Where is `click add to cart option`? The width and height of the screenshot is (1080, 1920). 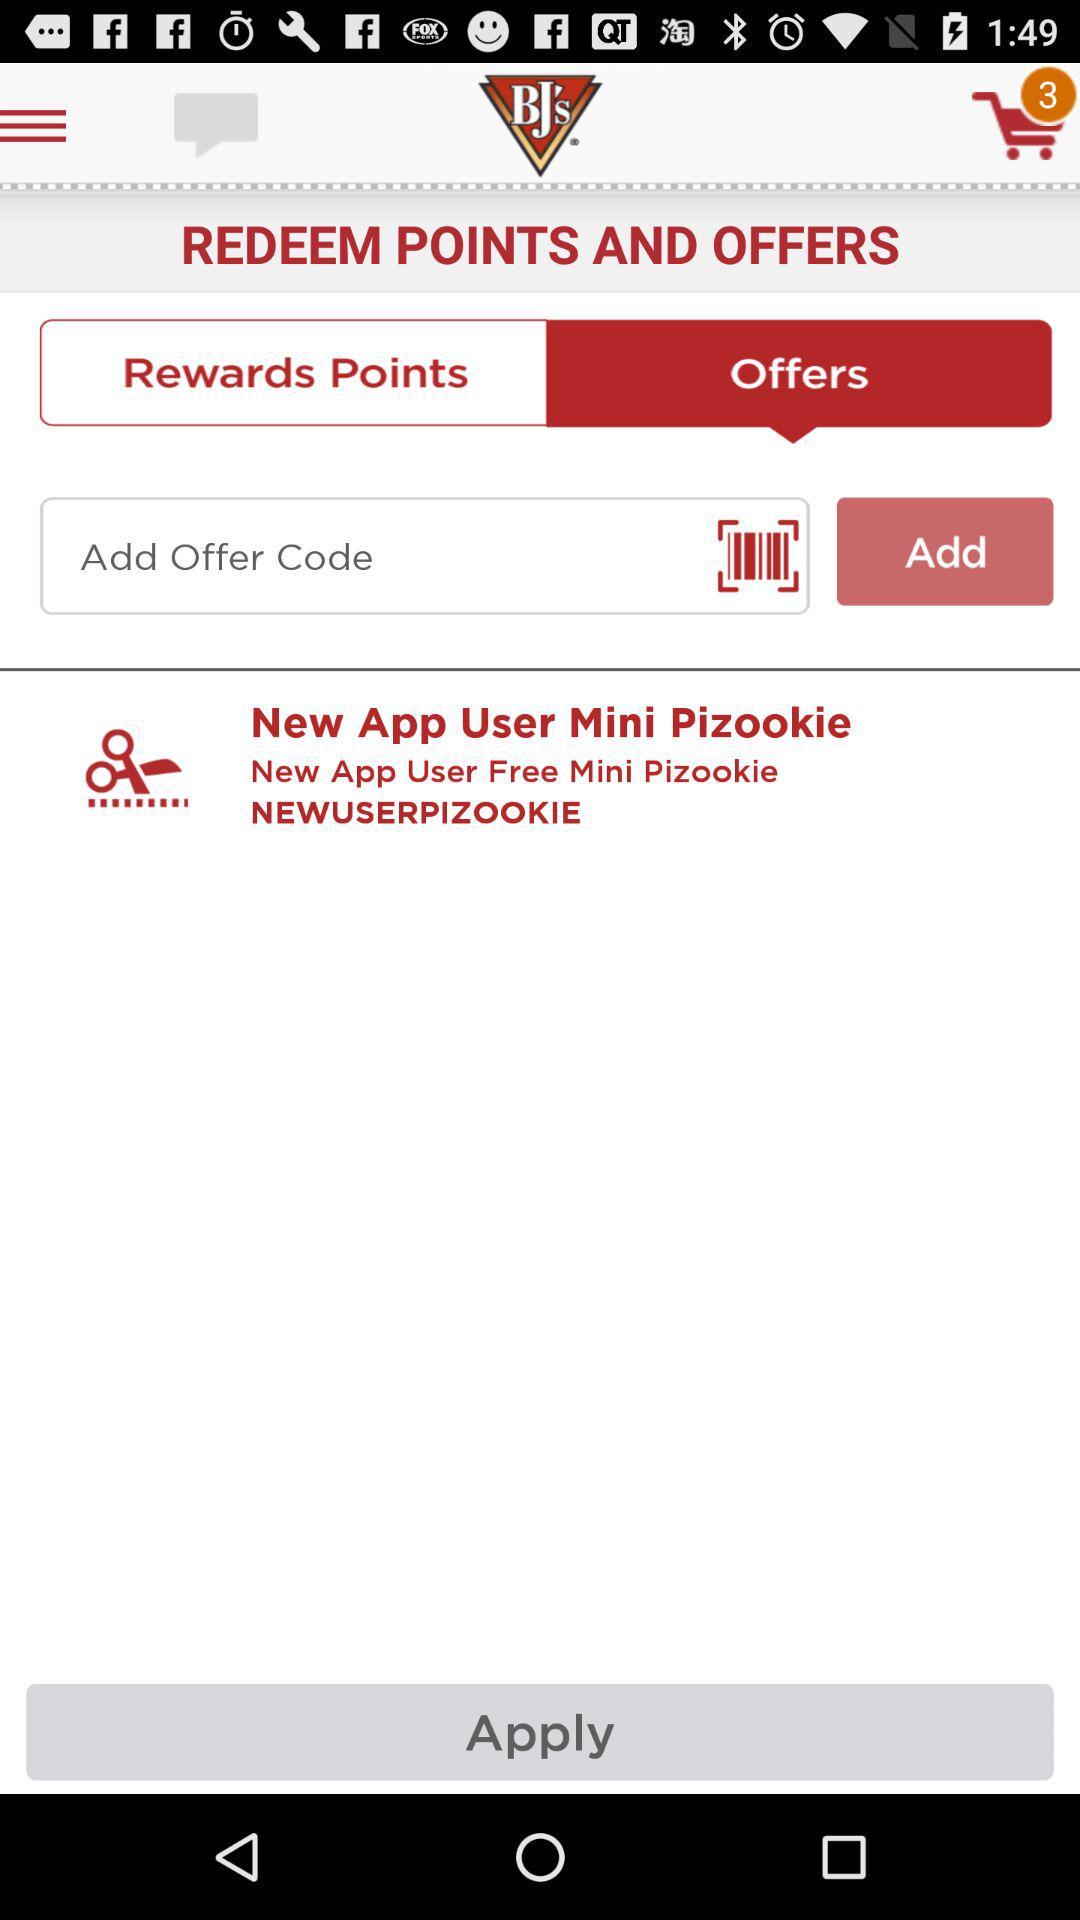 click add to cart option is located at coordinates (1019, 124).